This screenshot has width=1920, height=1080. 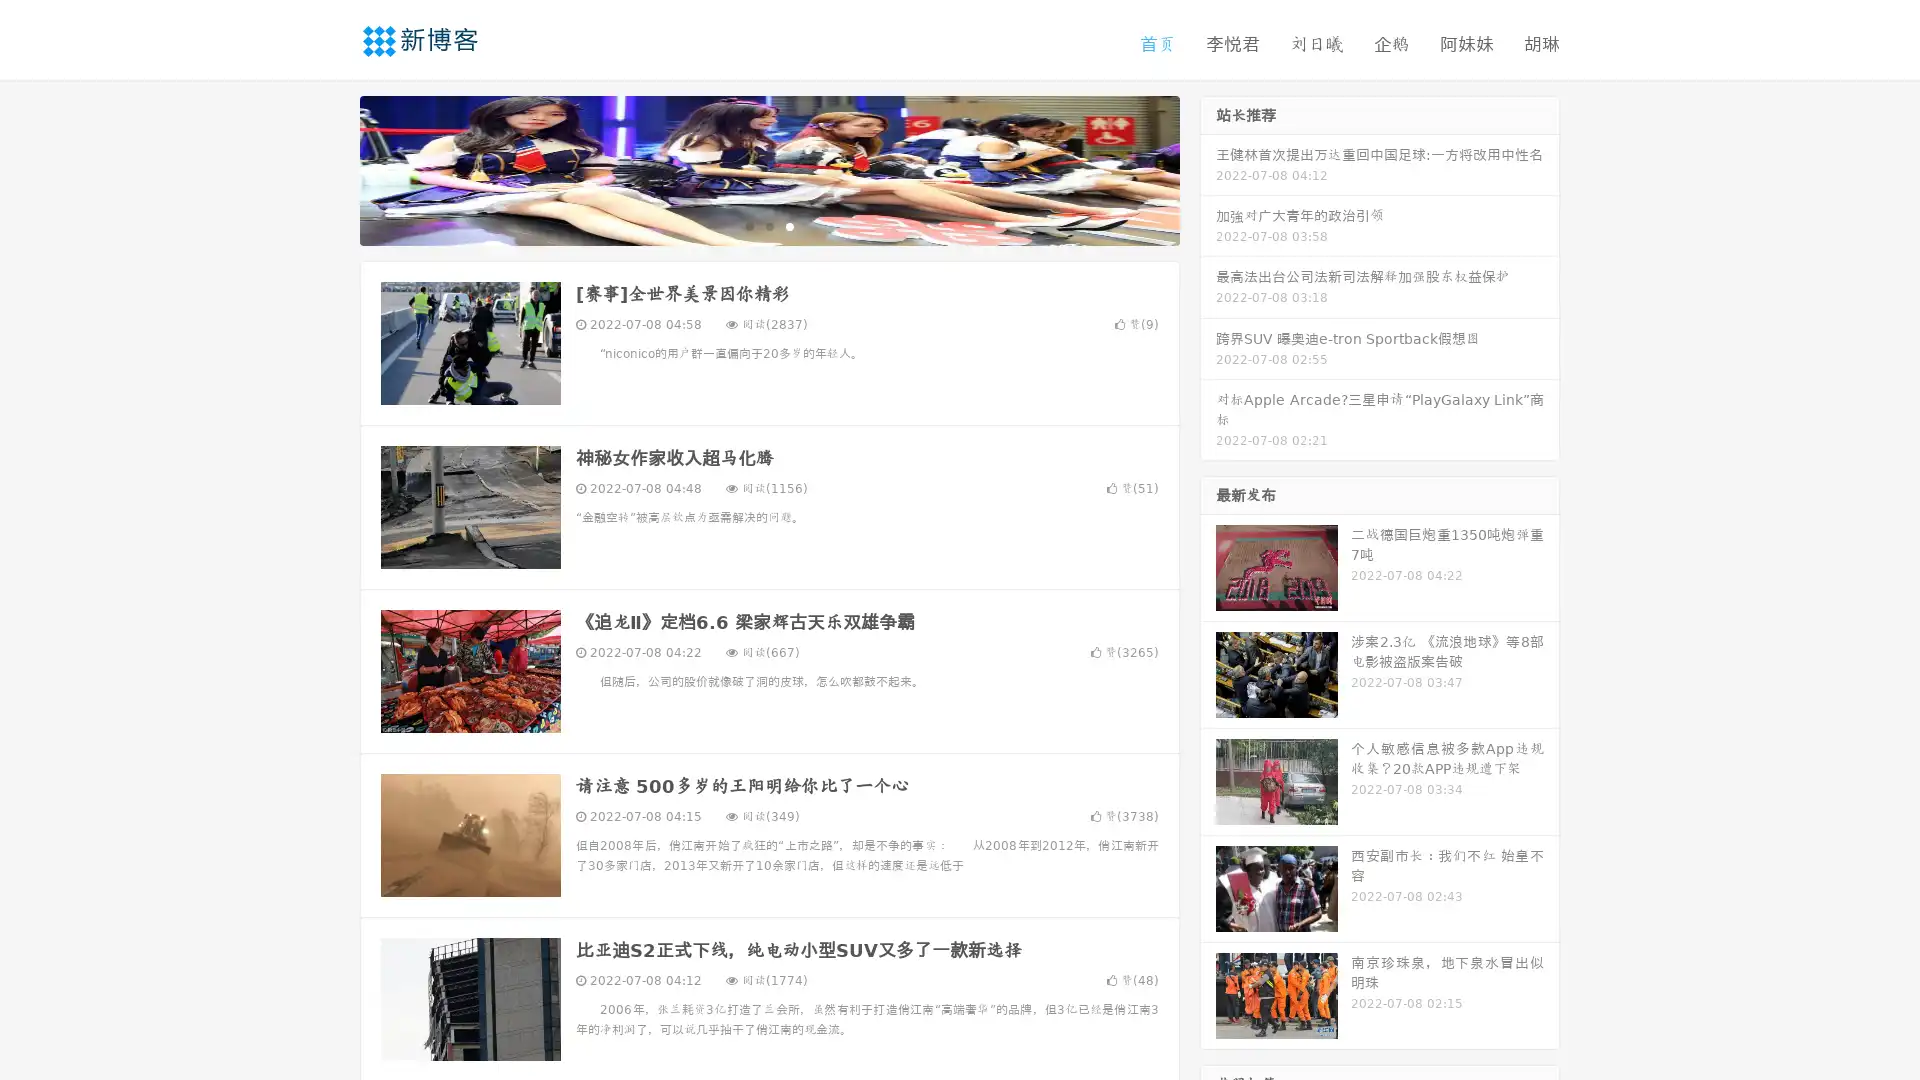 What do you see at coordinates (768, 225) in the screenshot?
I see `Go to slide 2` at bounding box center [768, 225].